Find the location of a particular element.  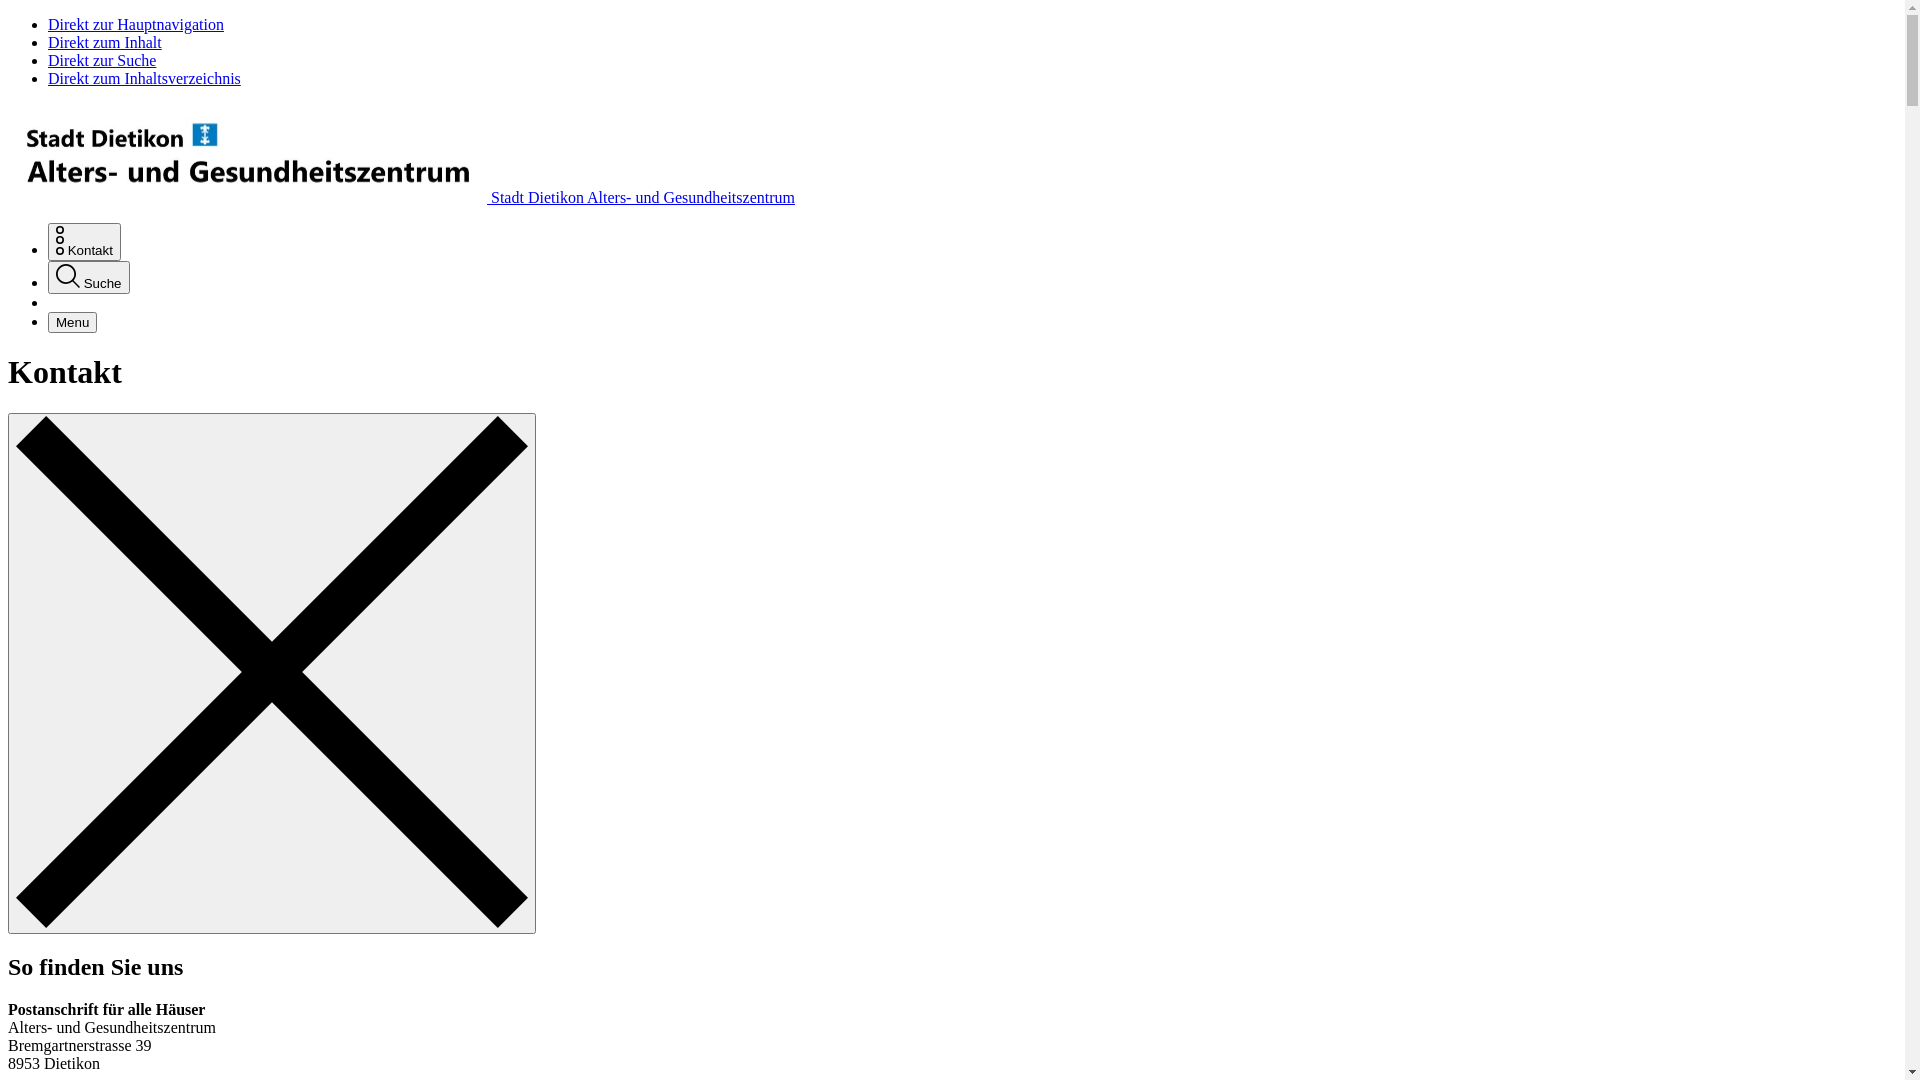

'Direkt zur Suche' is located at coordinates (100, 59).